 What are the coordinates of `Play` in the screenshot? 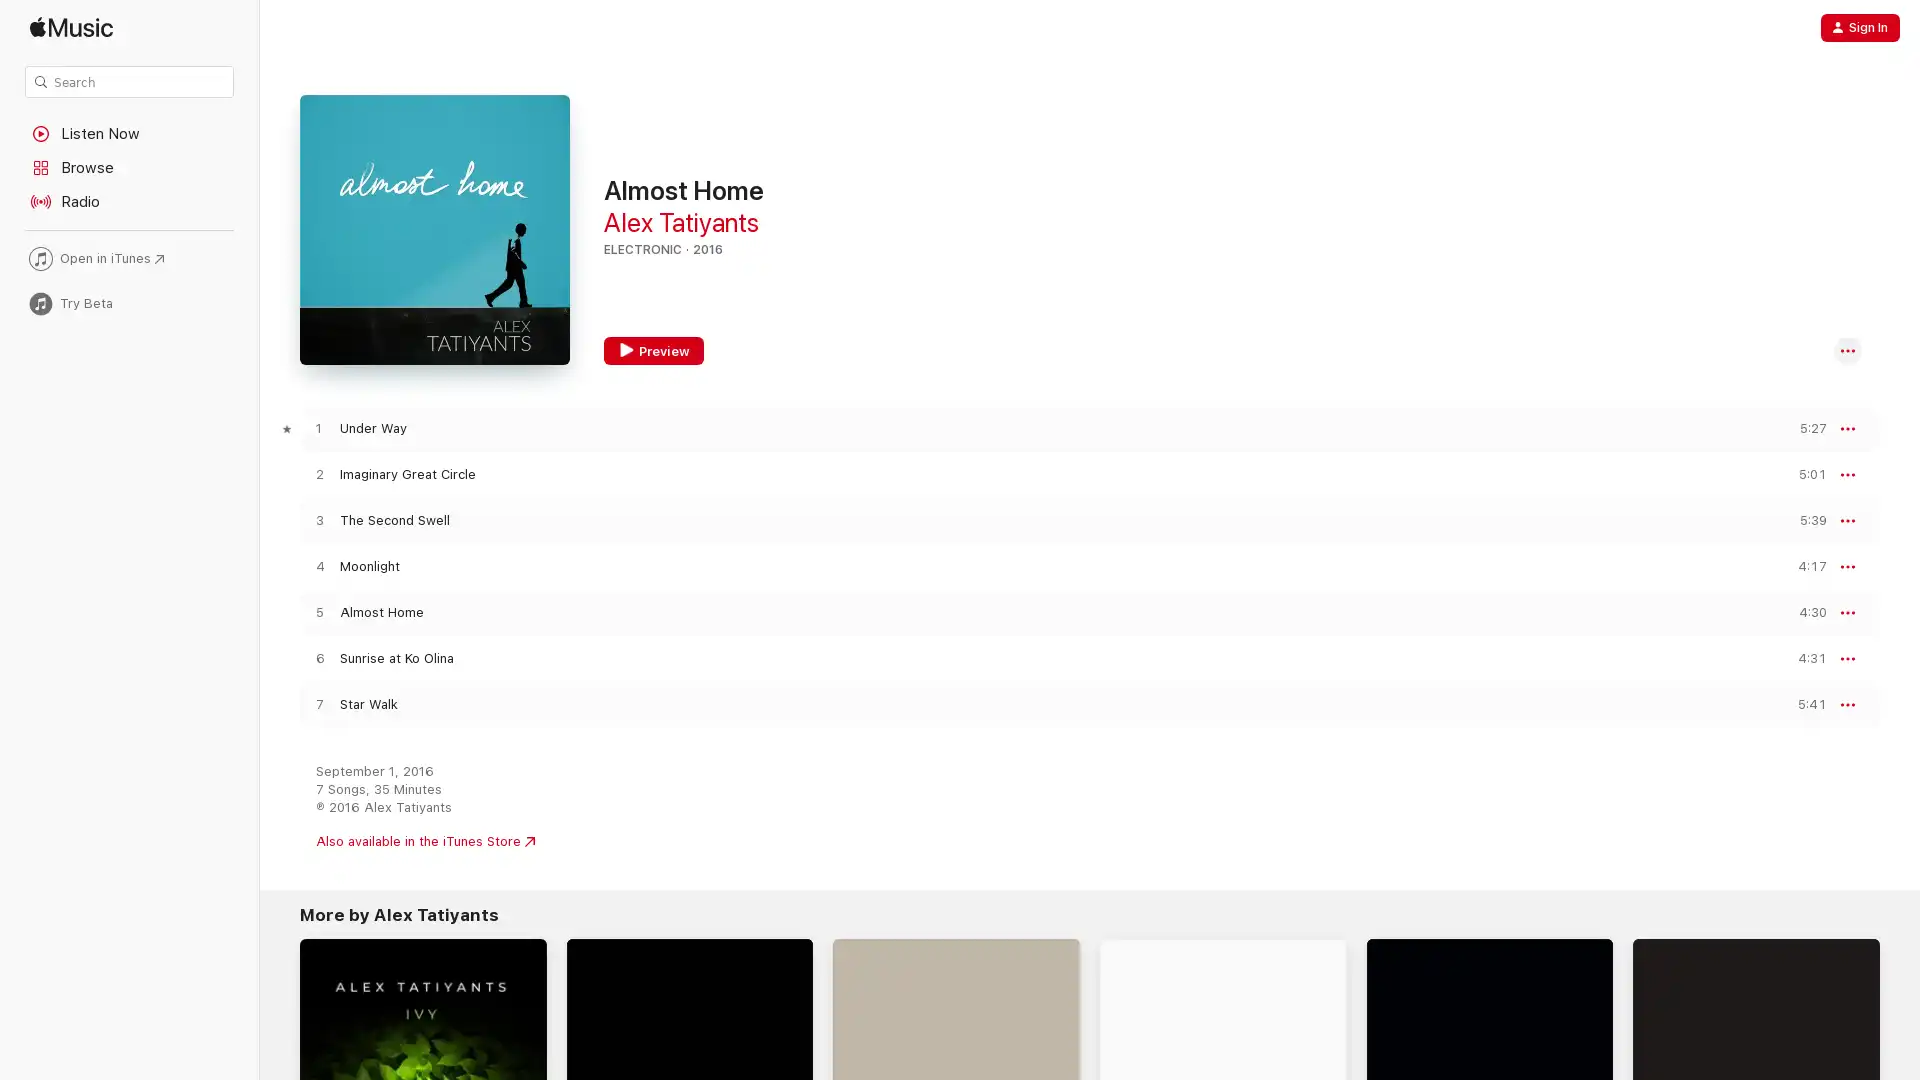 It's located at (318, 427).